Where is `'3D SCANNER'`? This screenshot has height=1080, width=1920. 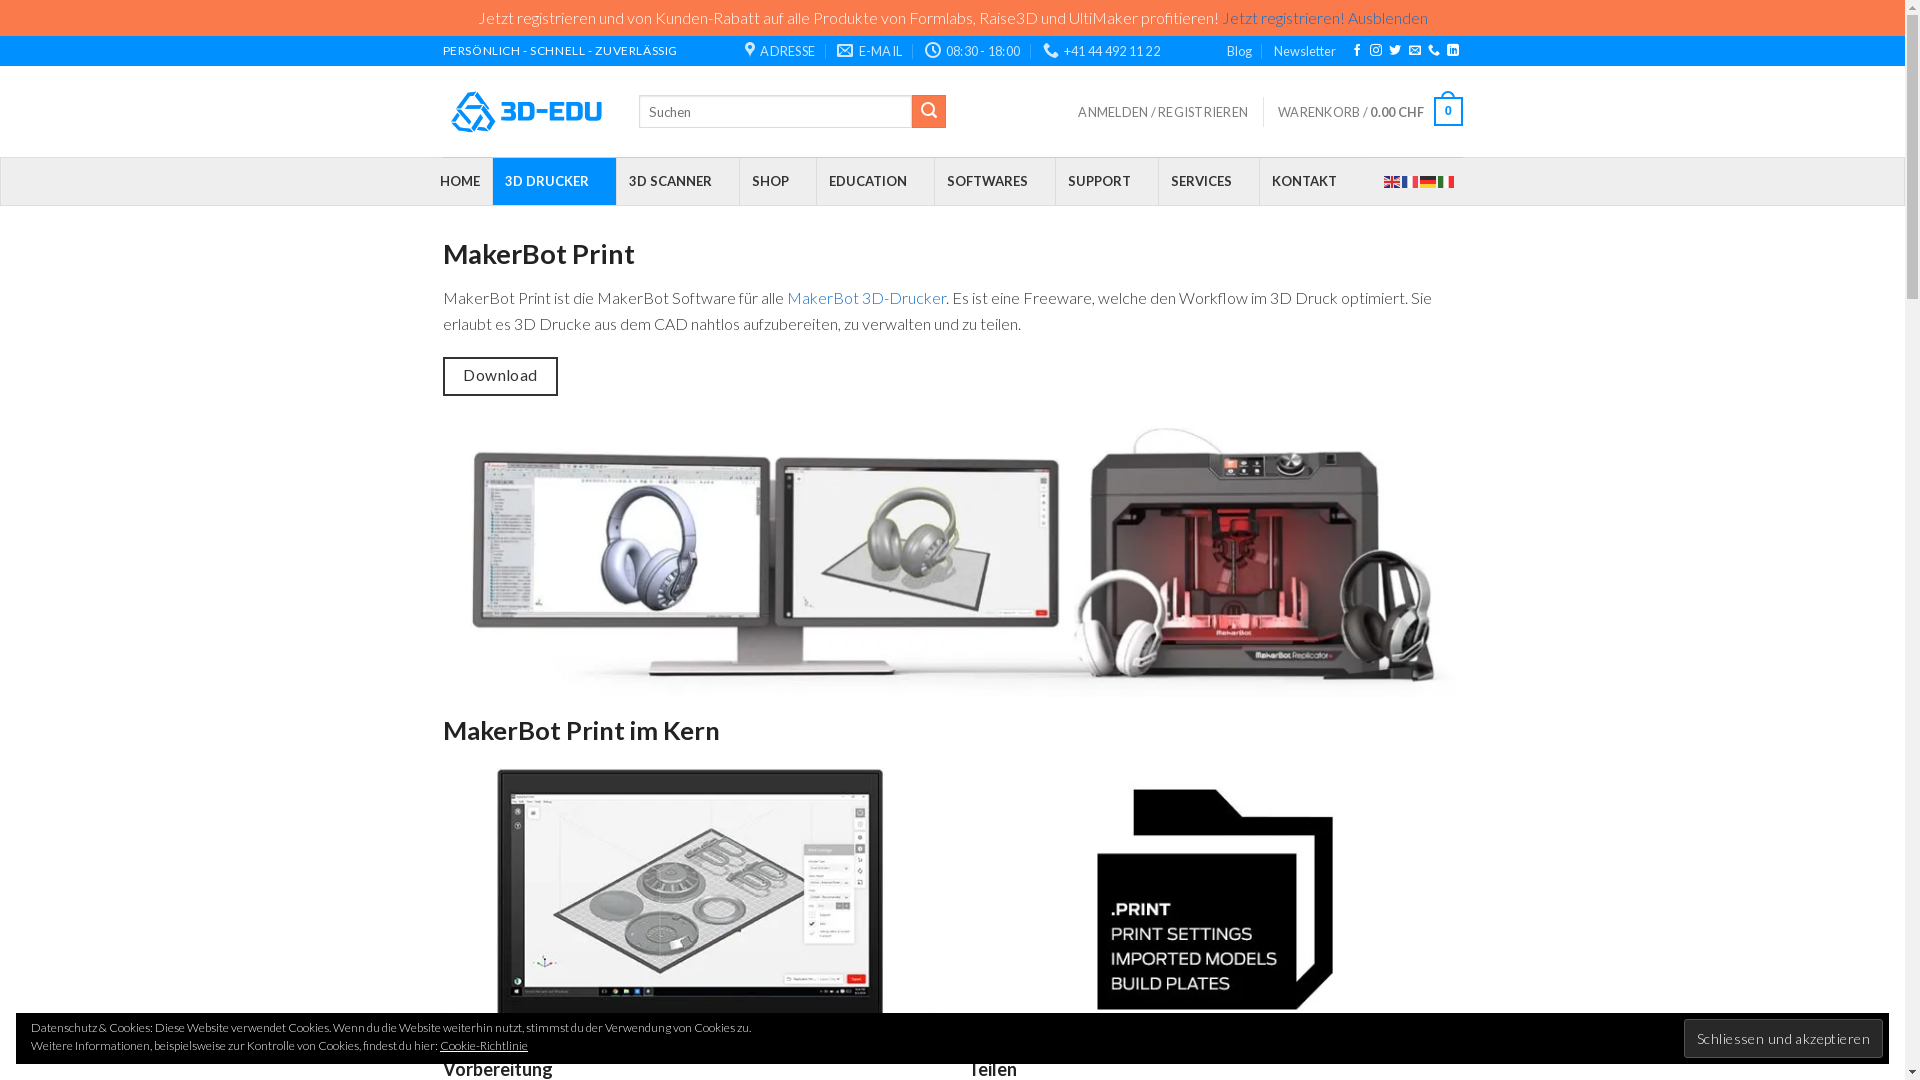
'3D SCANNER' is located at coordinates (677, 181).